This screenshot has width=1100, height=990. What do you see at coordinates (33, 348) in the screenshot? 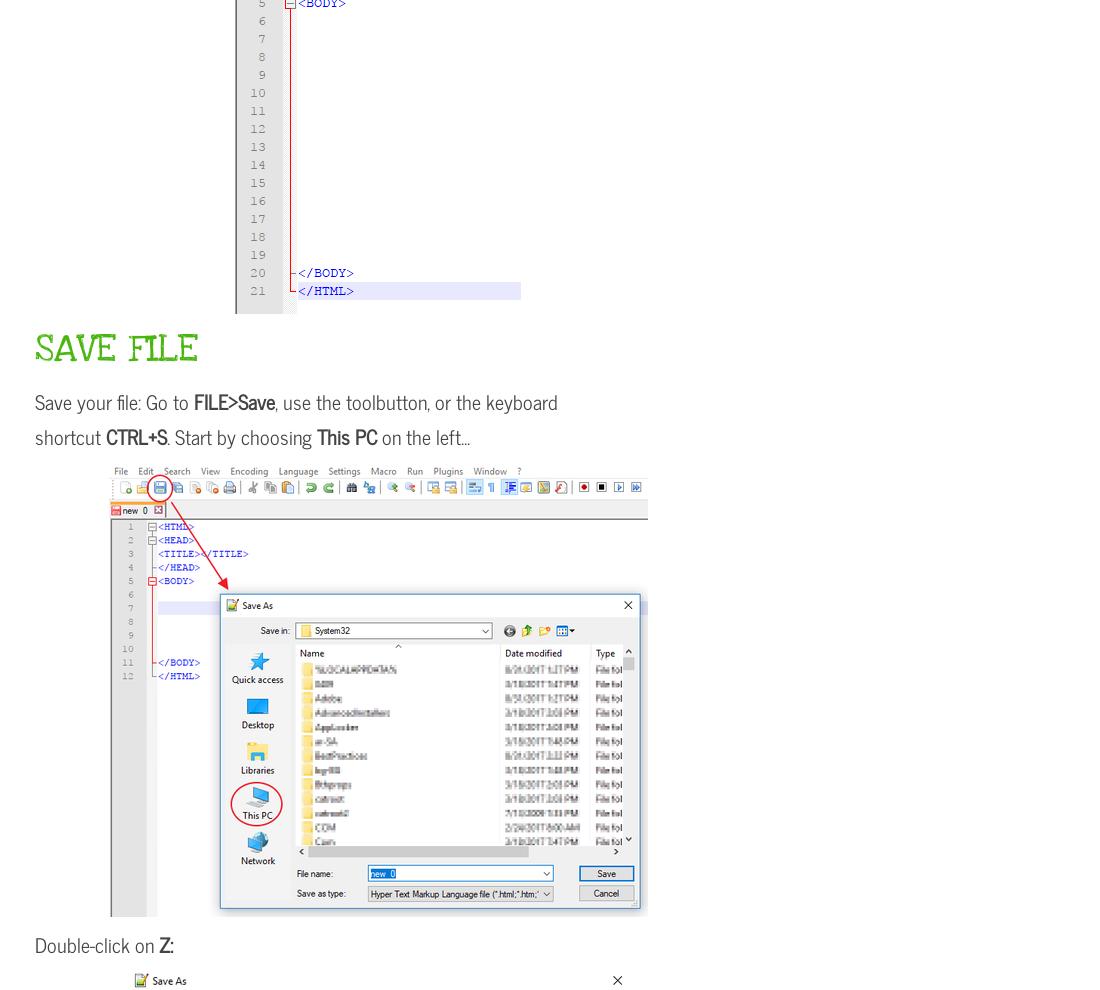
I see `'Save File'` at bounding box center [33, 348].